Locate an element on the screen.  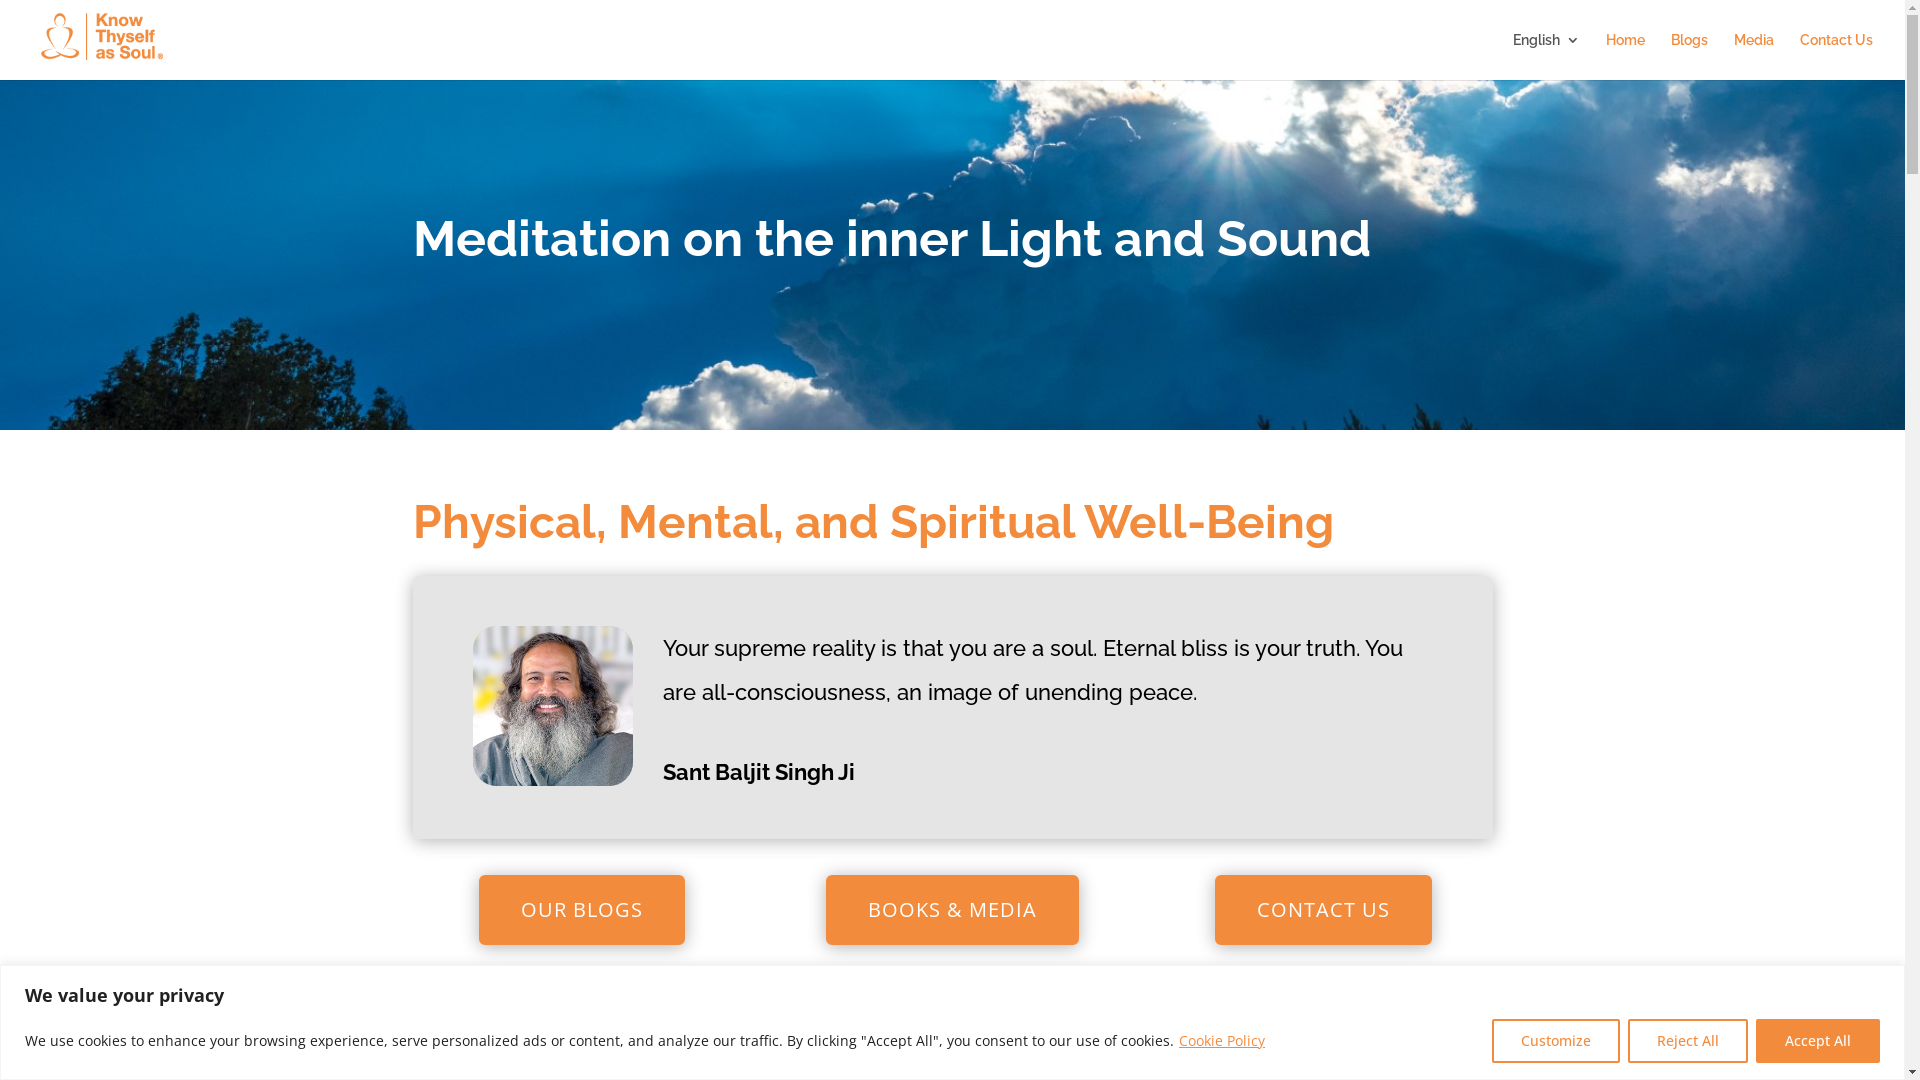
'Accept All' is located at coordinates (1818, 1039).